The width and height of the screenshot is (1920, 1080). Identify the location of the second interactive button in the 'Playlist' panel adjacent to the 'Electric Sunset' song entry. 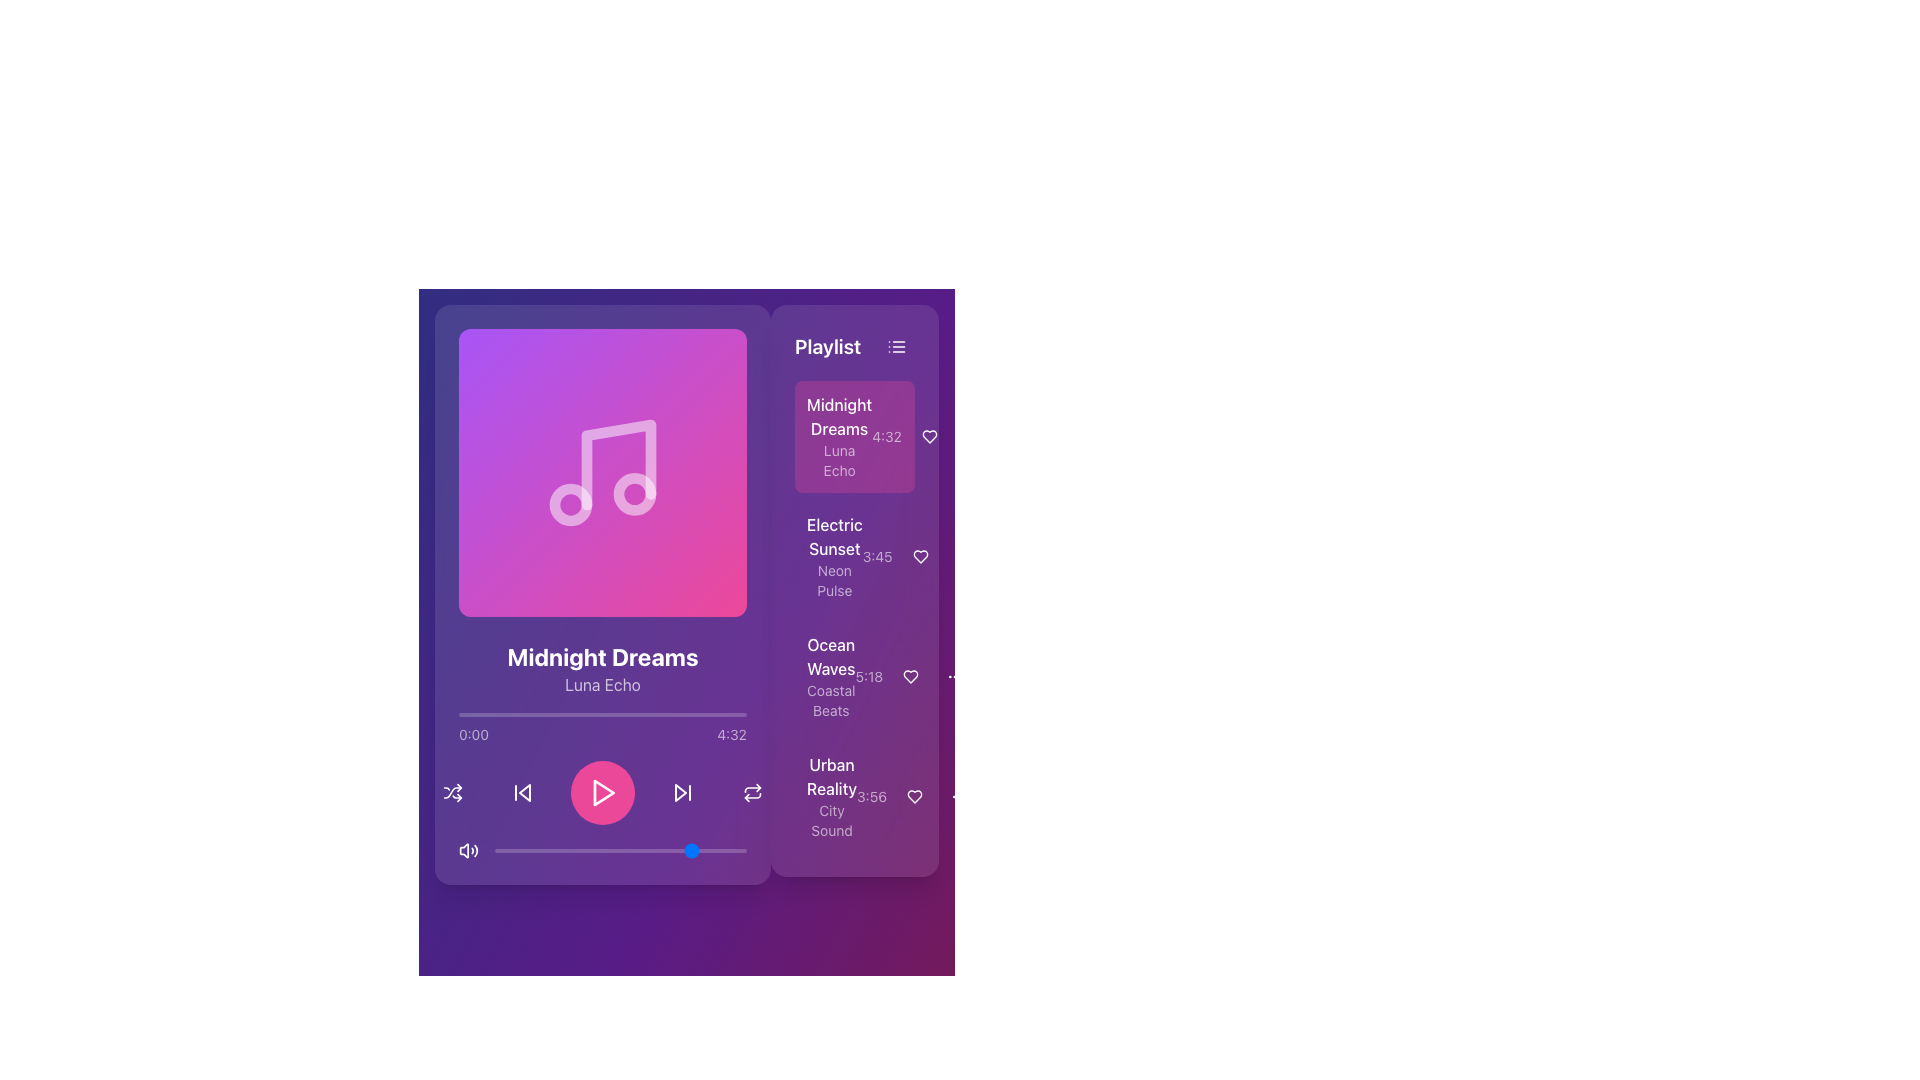
(964, 556).